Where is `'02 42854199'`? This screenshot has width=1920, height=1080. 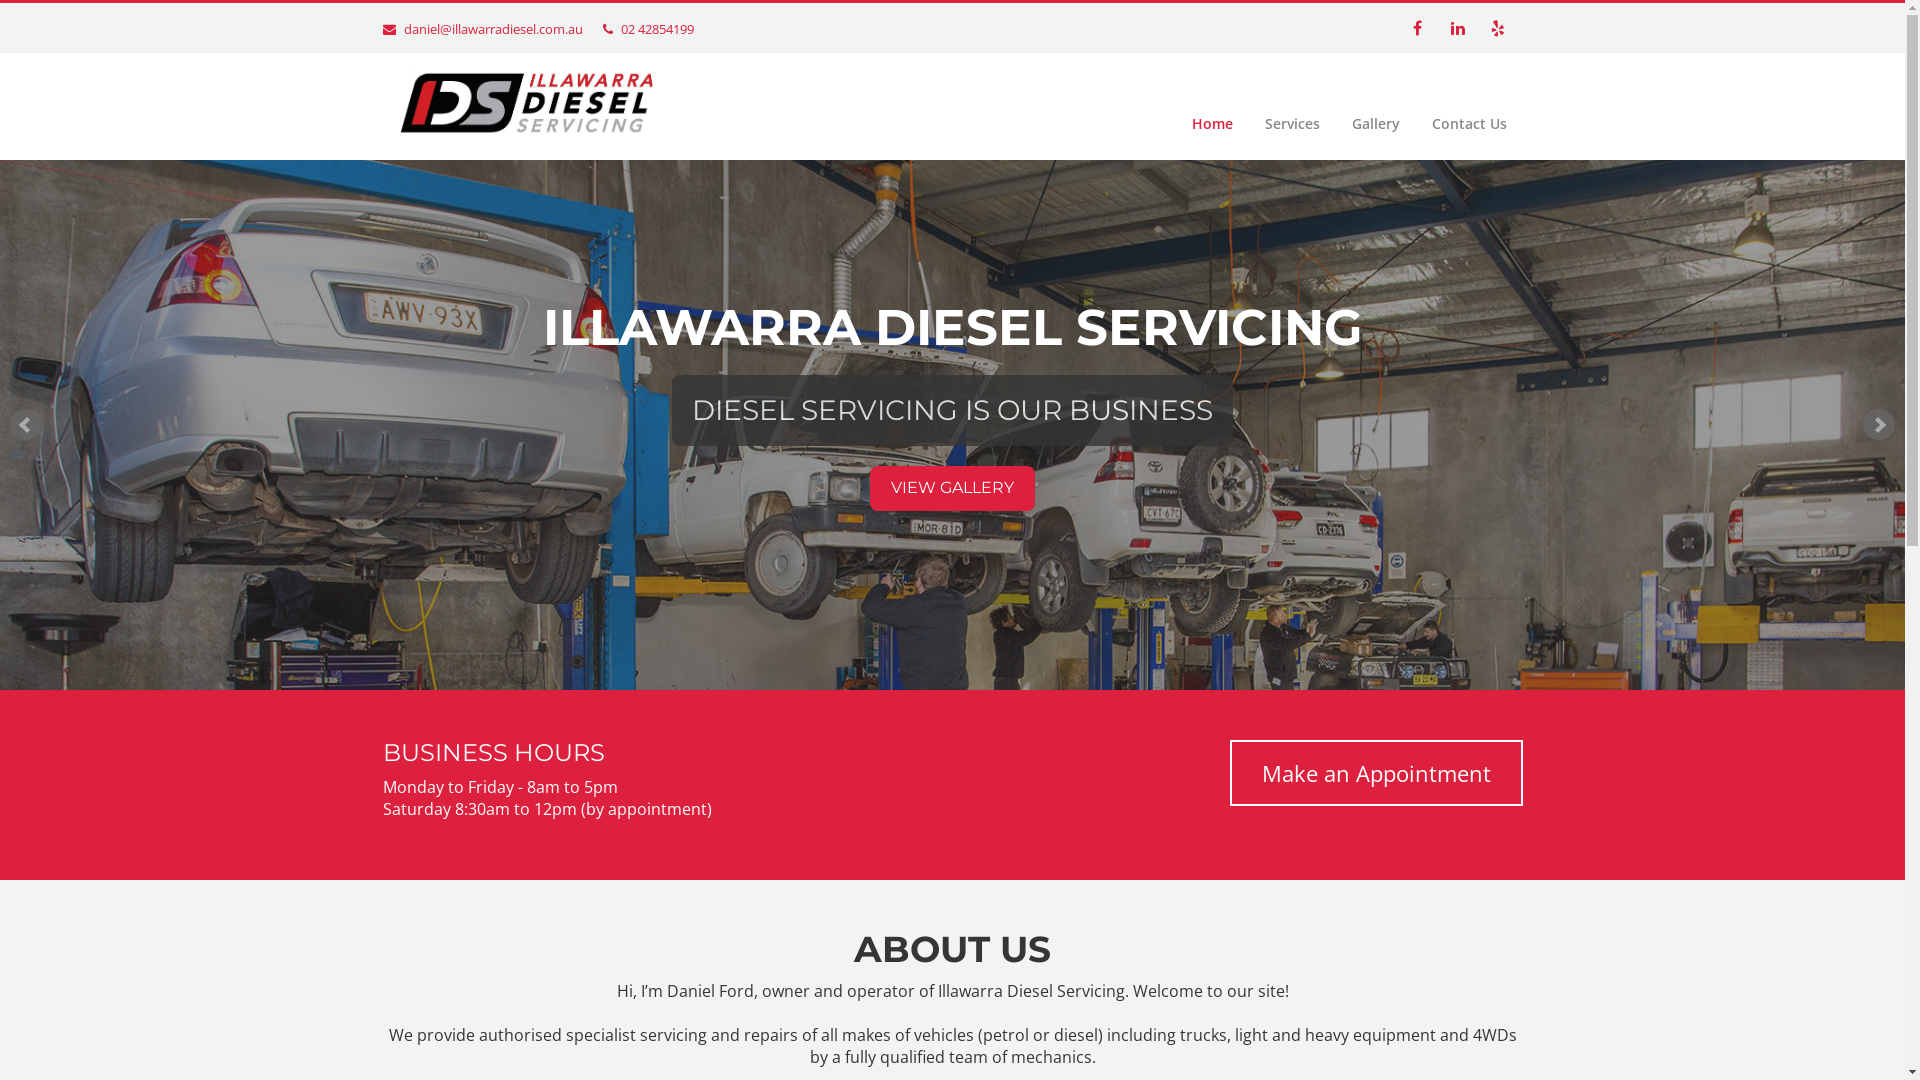 '02 42854199' is located at coordinates (656, 29).